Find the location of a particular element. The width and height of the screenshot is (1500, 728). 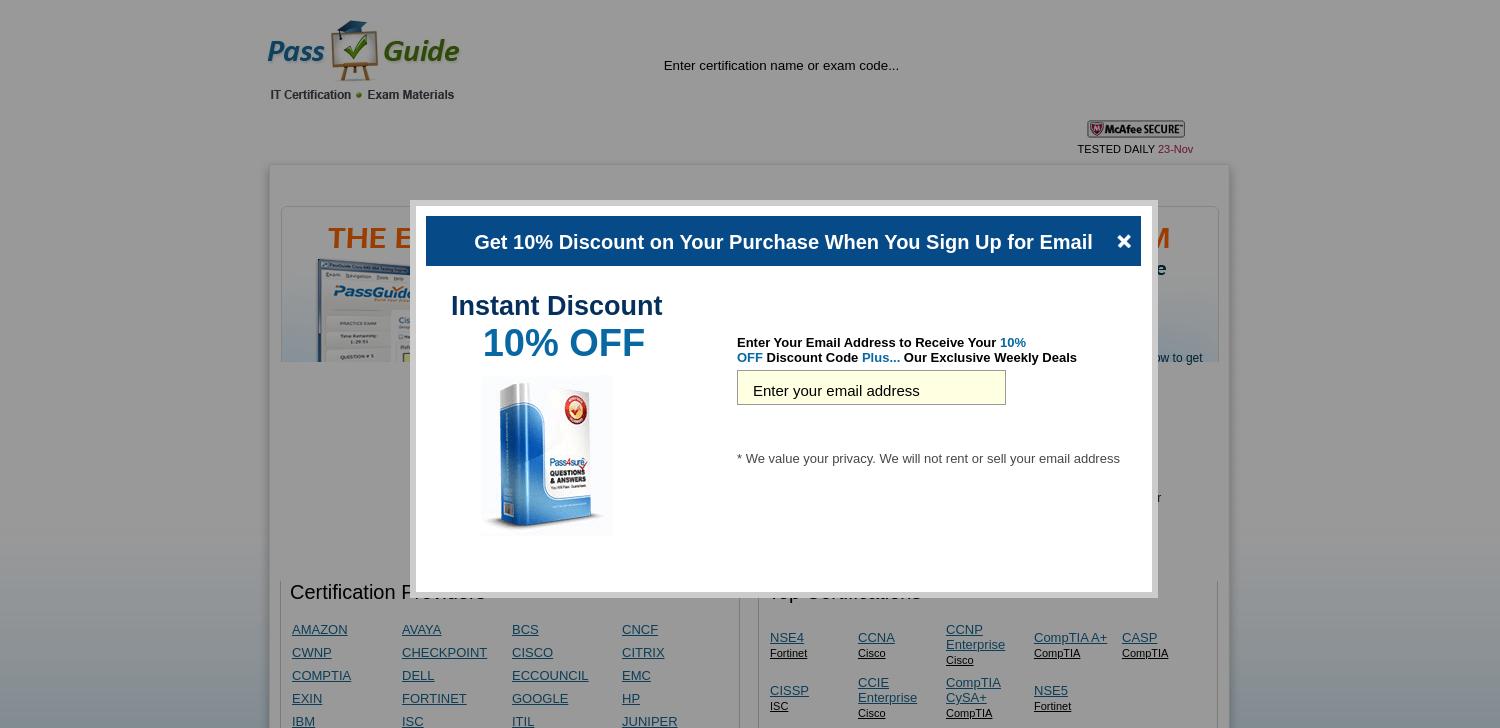

'OFF' is located at coordinates (750, 357).